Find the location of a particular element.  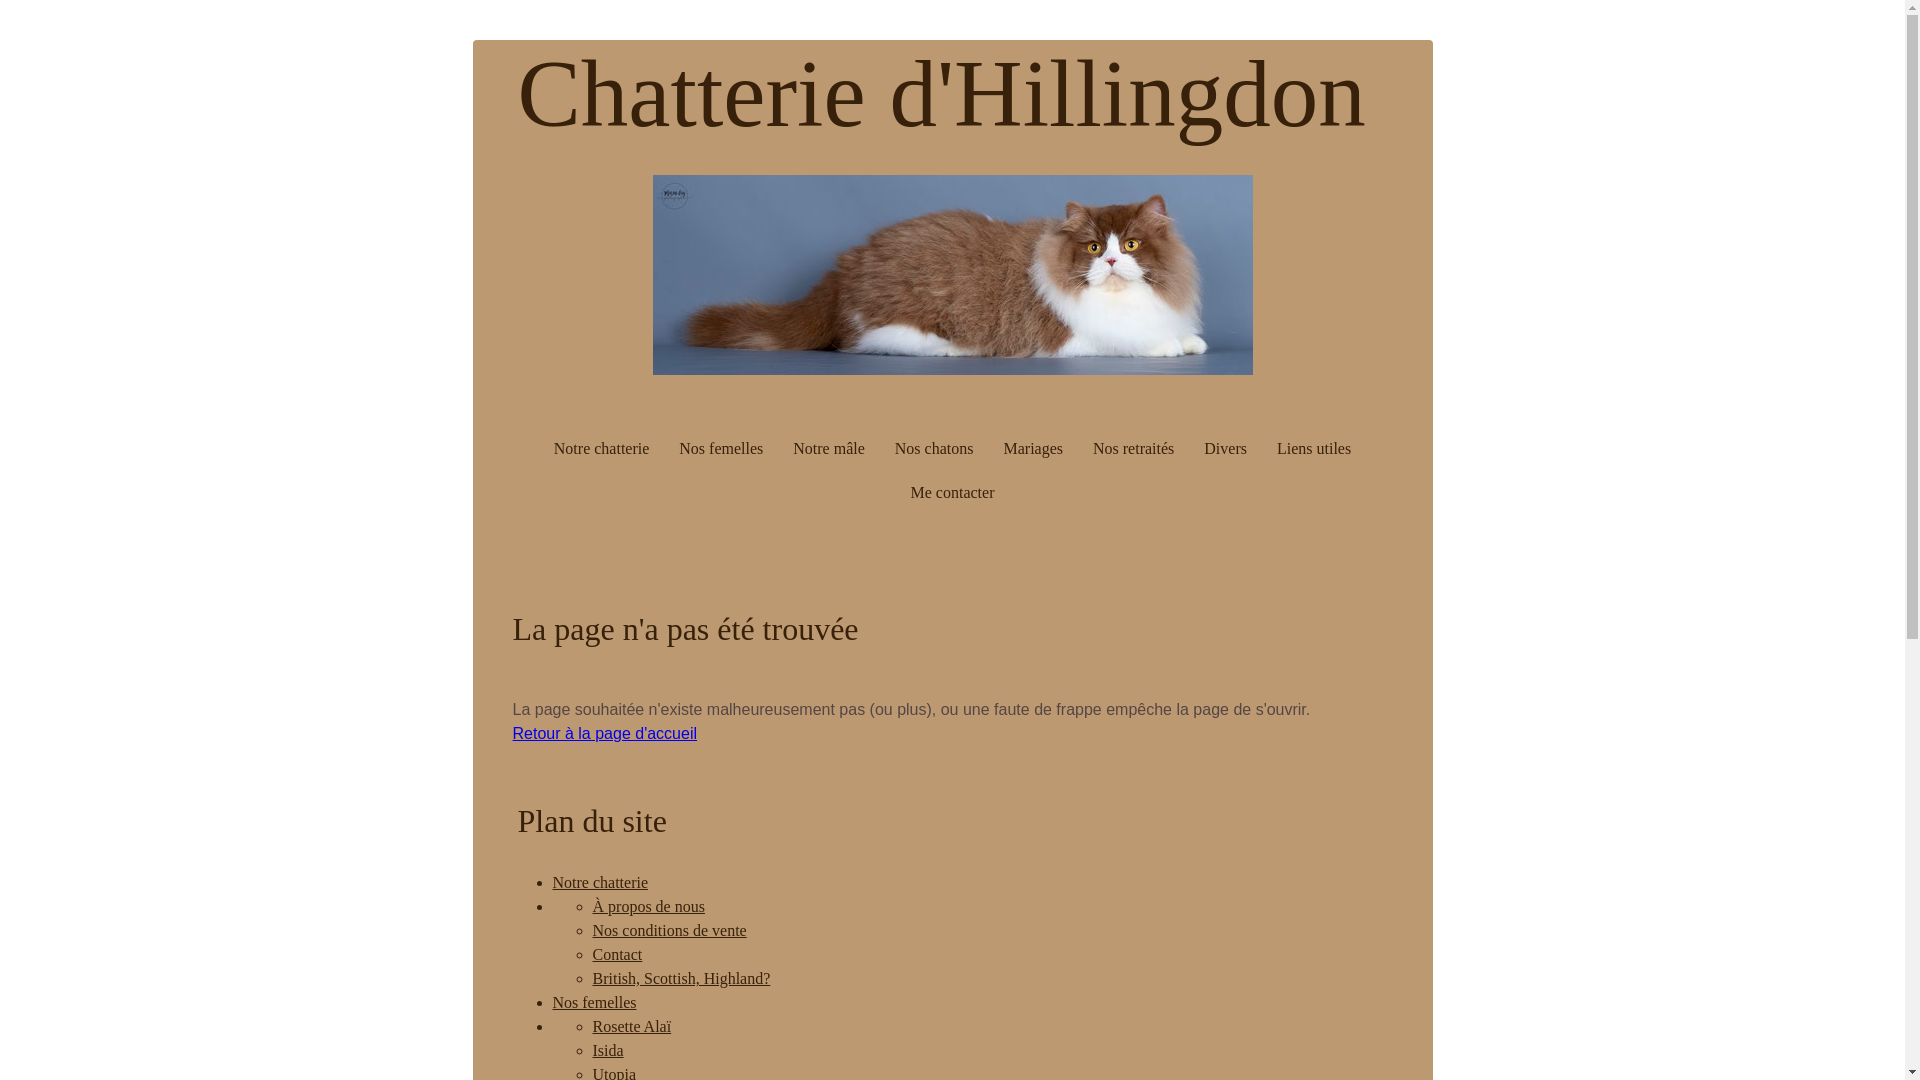

'Isida' is located at coordinates (590, 1049).